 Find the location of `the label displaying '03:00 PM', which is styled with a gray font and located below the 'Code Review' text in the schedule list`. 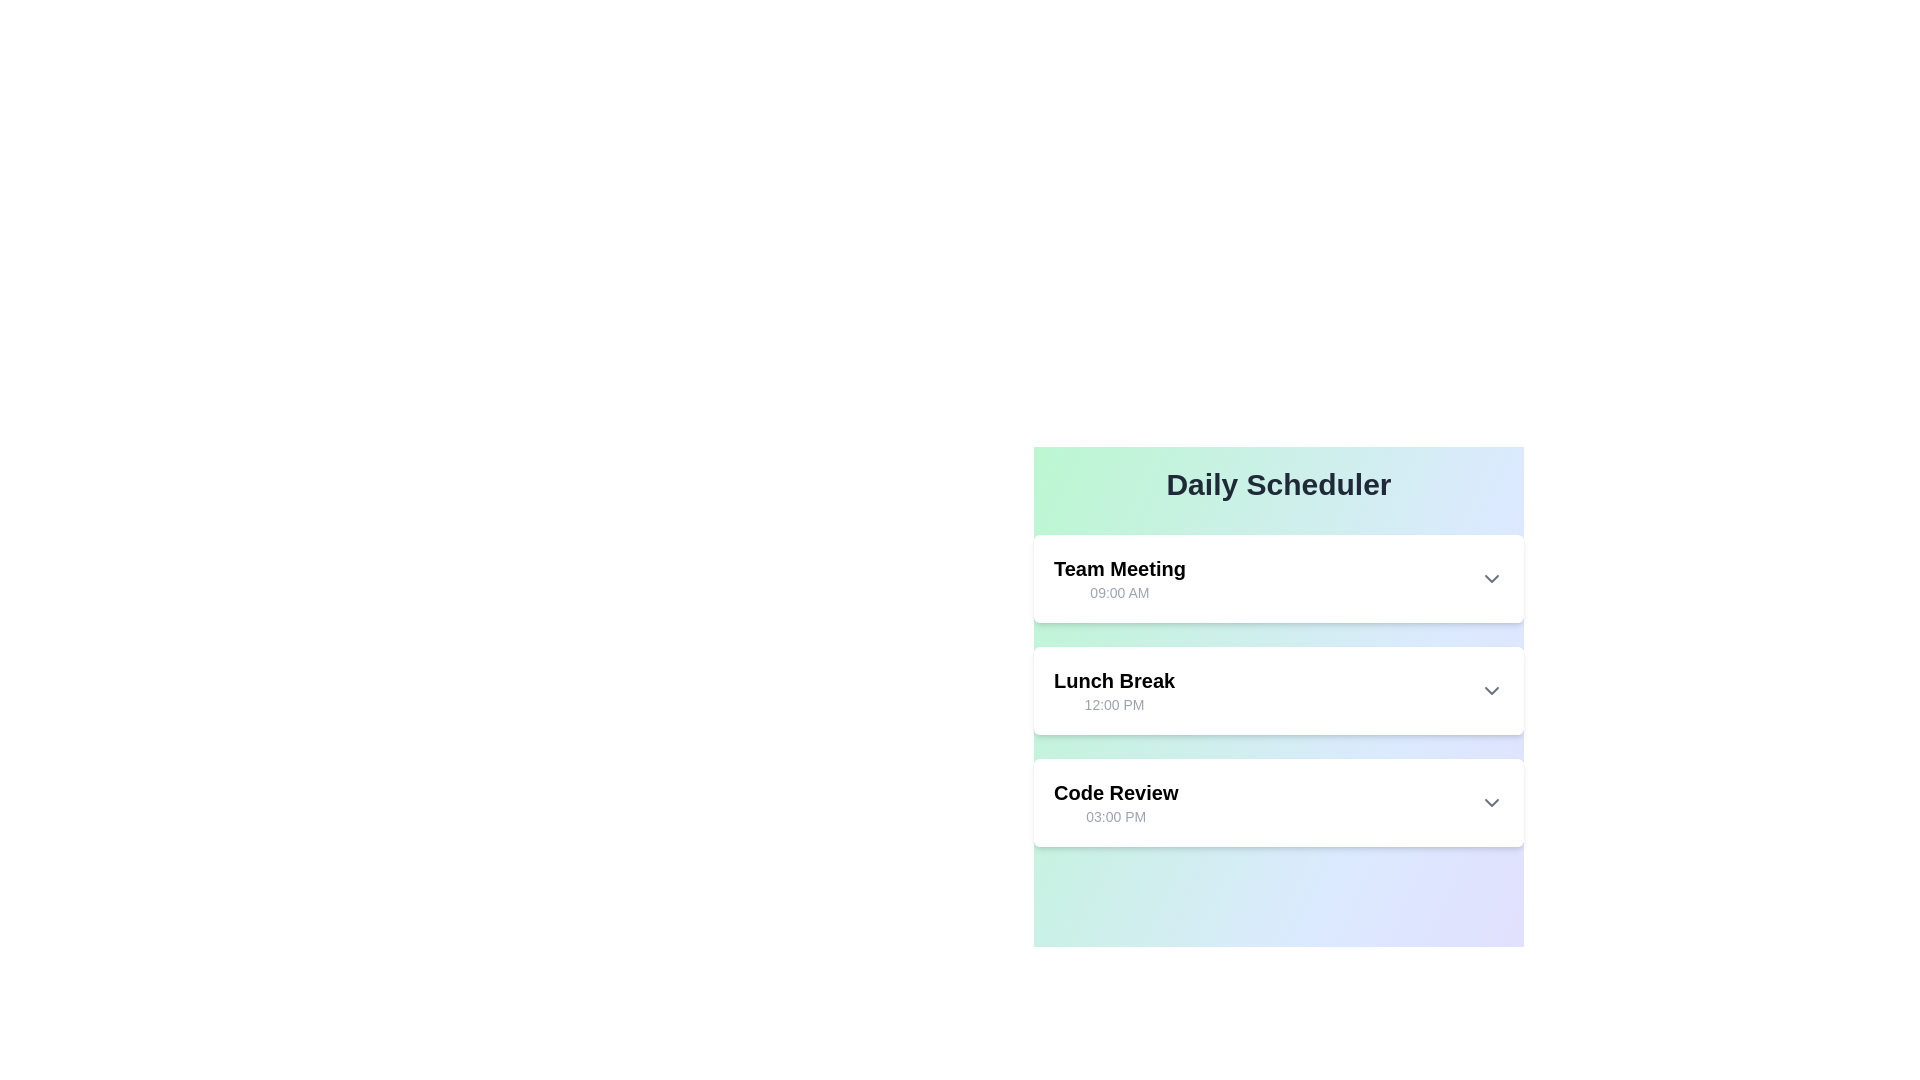

the label displaying '03:00 PM', which is styled with a gray font and located below the 'Code Review' text in the schedule list is located at coordinates (1115, 817).